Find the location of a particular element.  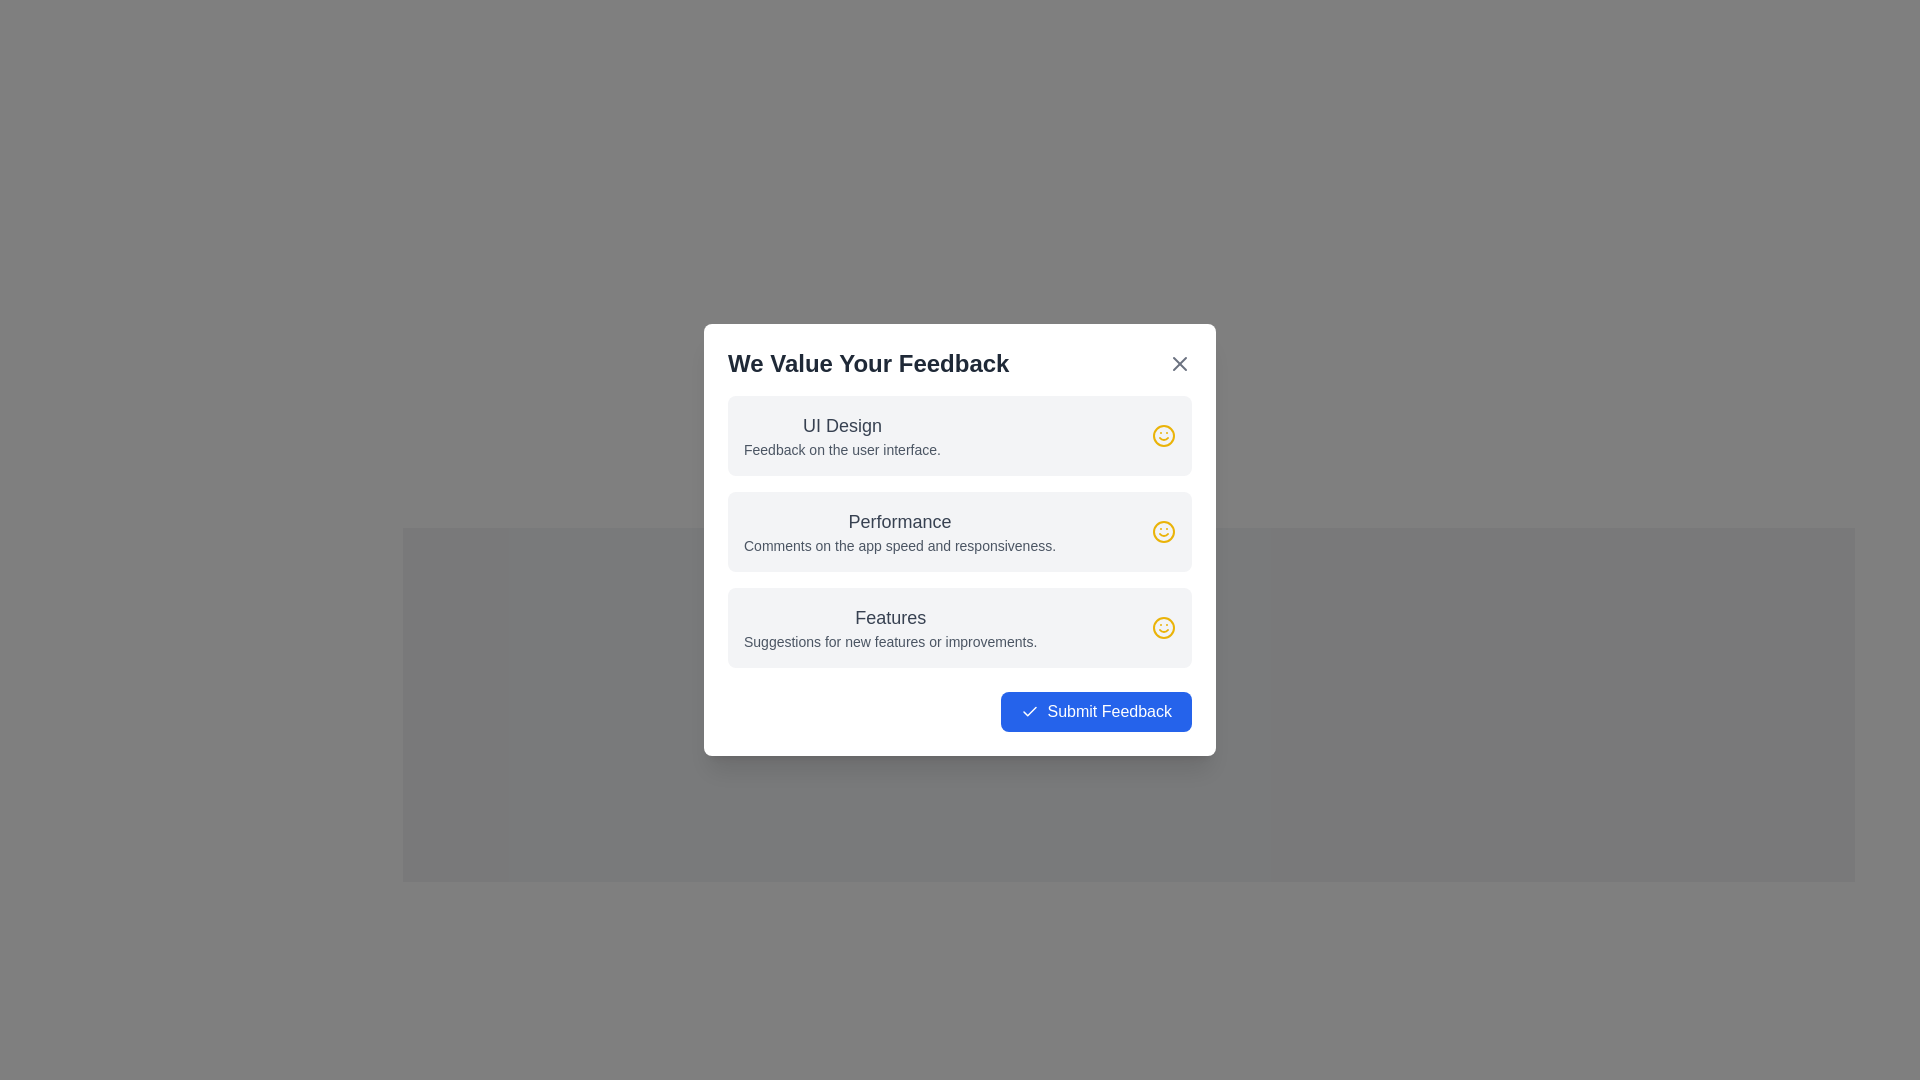

the Text label that provides context for the 'Performance' section in the user feedback form, located under the 'Performance' heading is located at coordinates (899, 546).